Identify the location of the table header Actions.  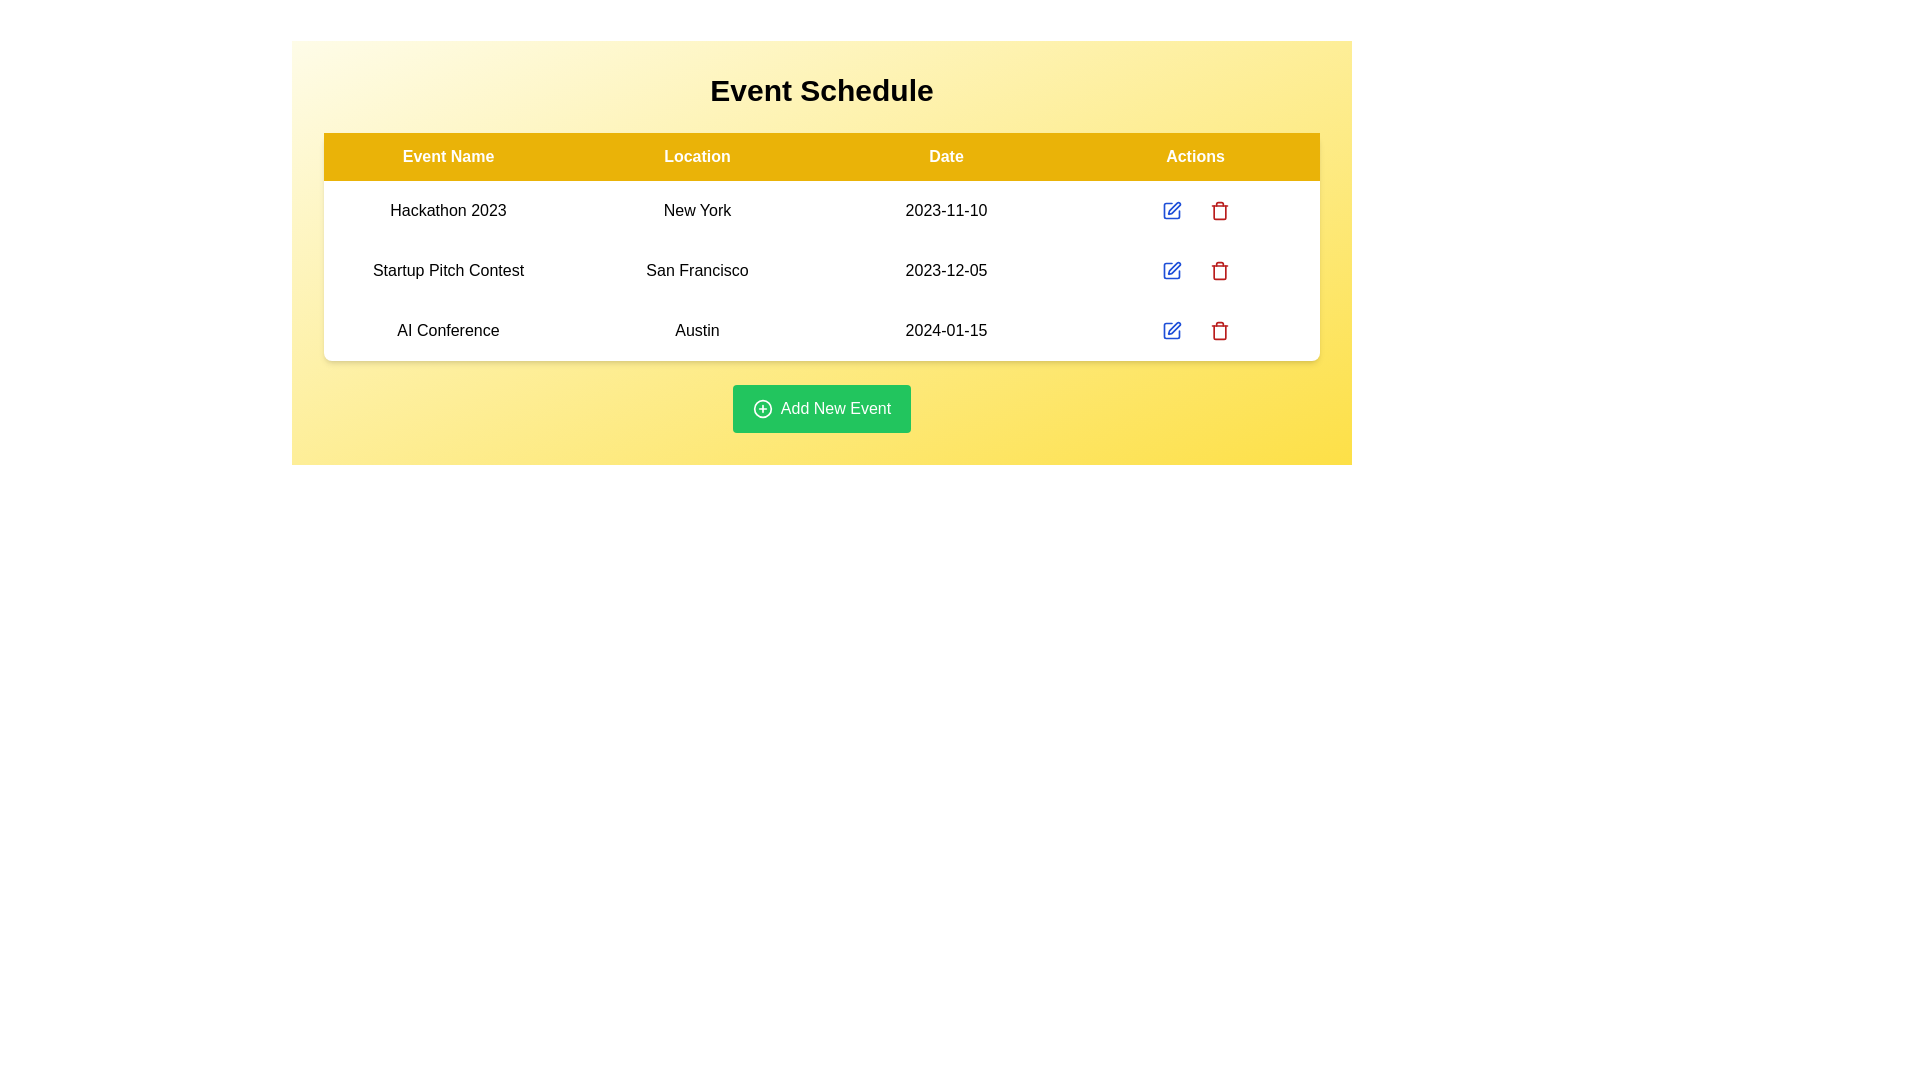
(1195, 156).